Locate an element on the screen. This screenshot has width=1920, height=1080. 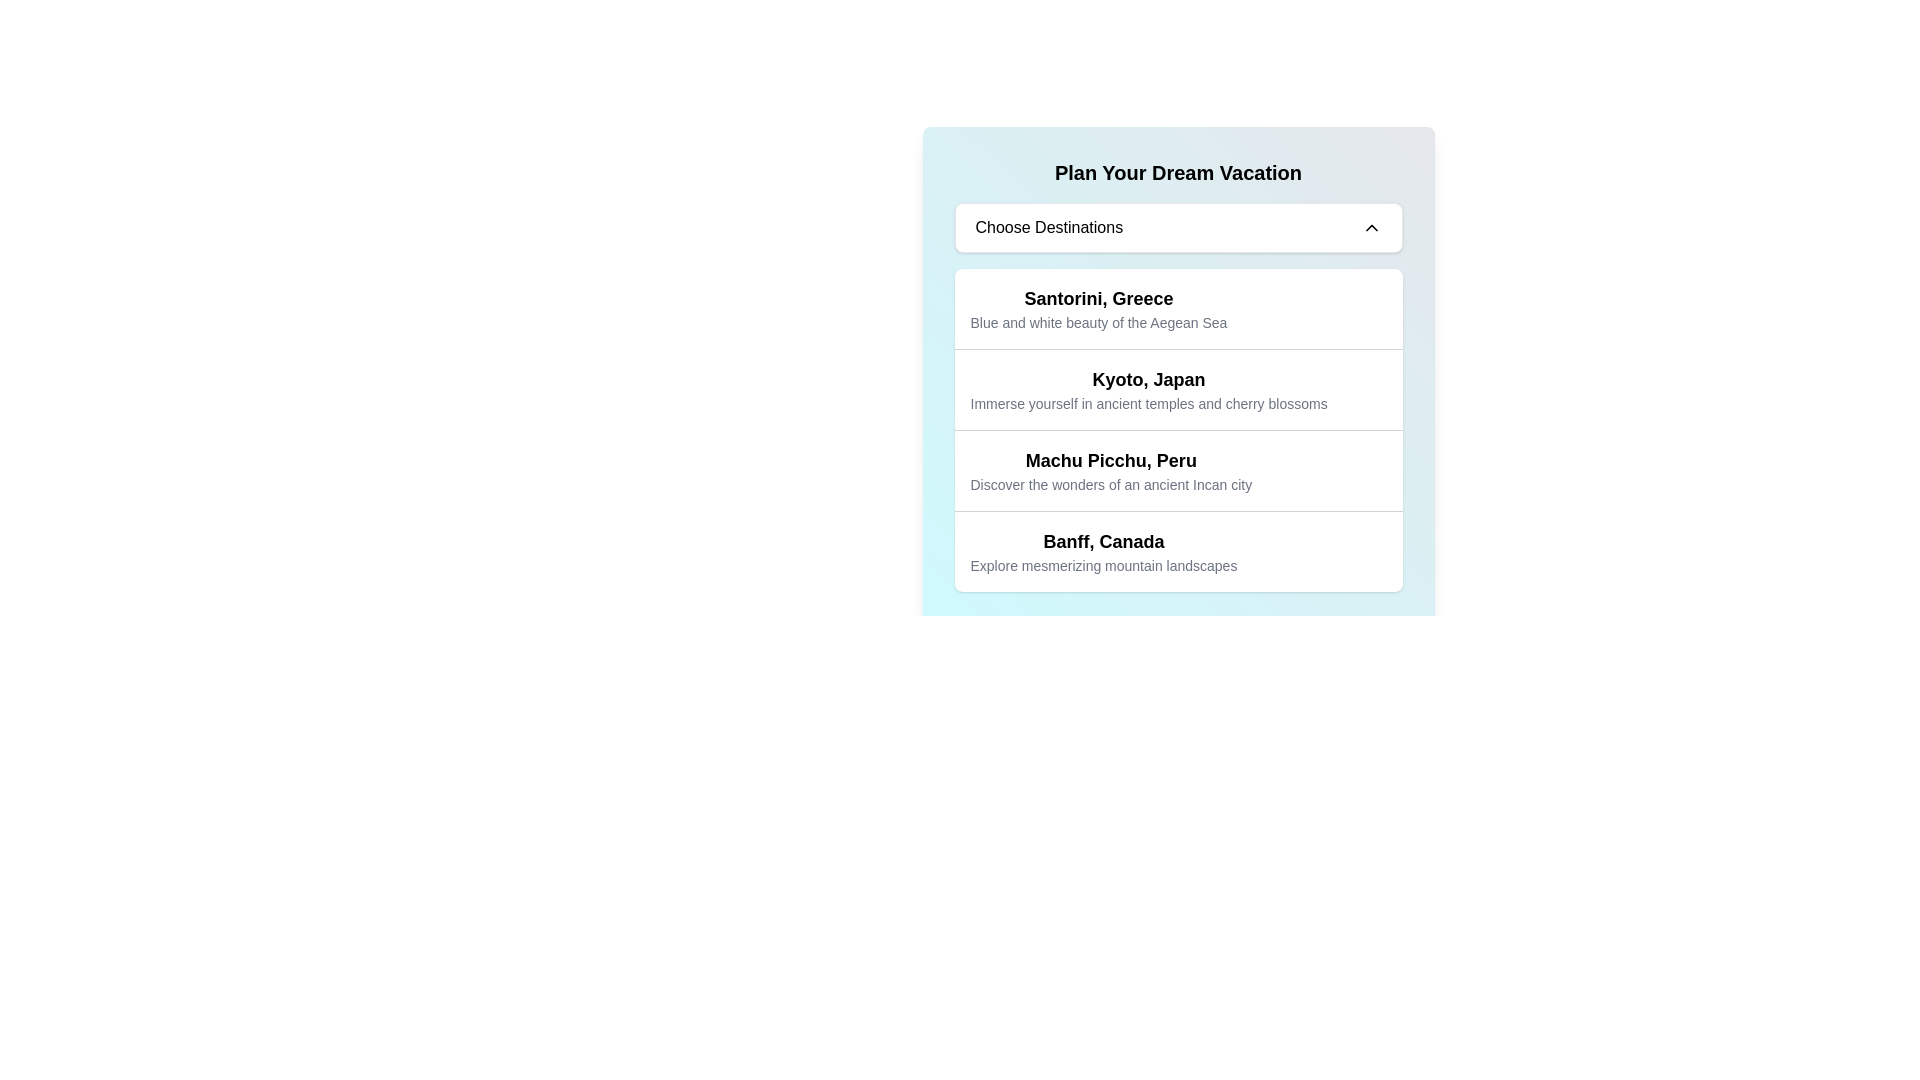
the text block providing details about Machu Picchu in Peru, which is the third item in the vertical list of travel destinations is located at coordinates (1110, 470).